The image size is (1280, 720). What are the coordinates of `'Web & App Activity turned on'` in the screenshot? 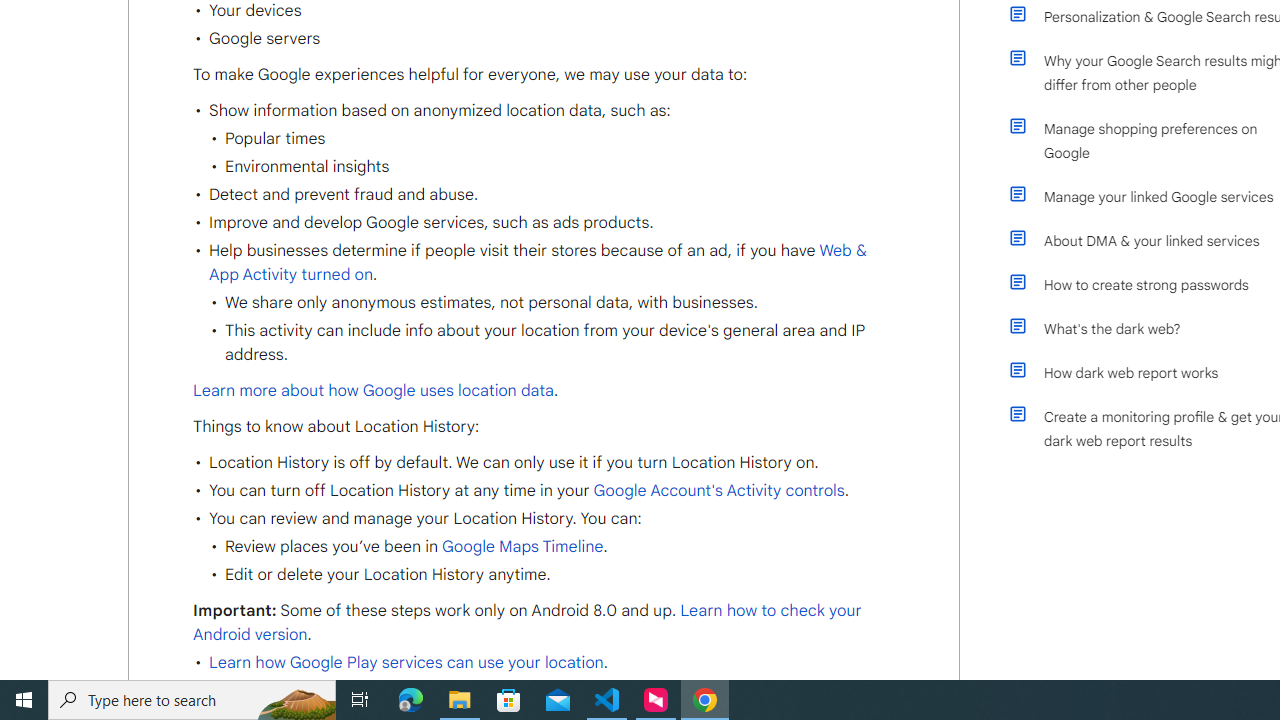 It's located at (537, 262).